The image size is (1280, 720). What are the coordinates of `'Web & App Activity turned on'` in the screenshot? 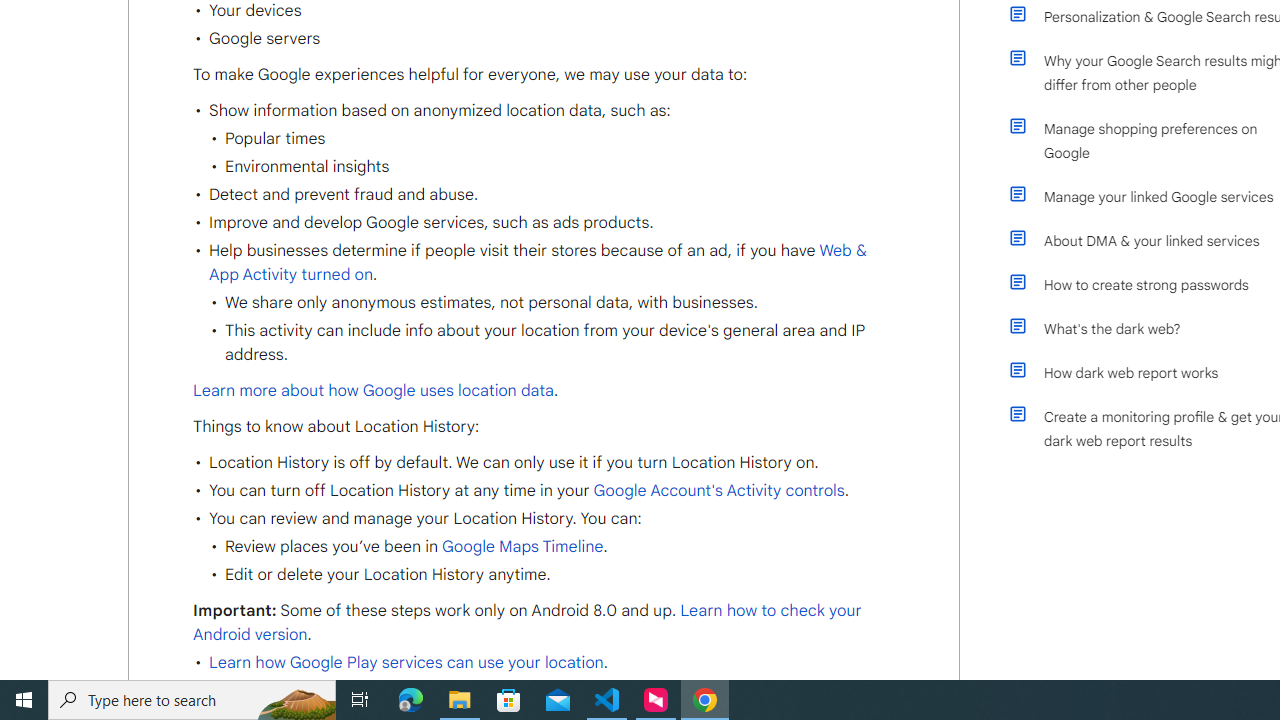 It's located at (537, 262).